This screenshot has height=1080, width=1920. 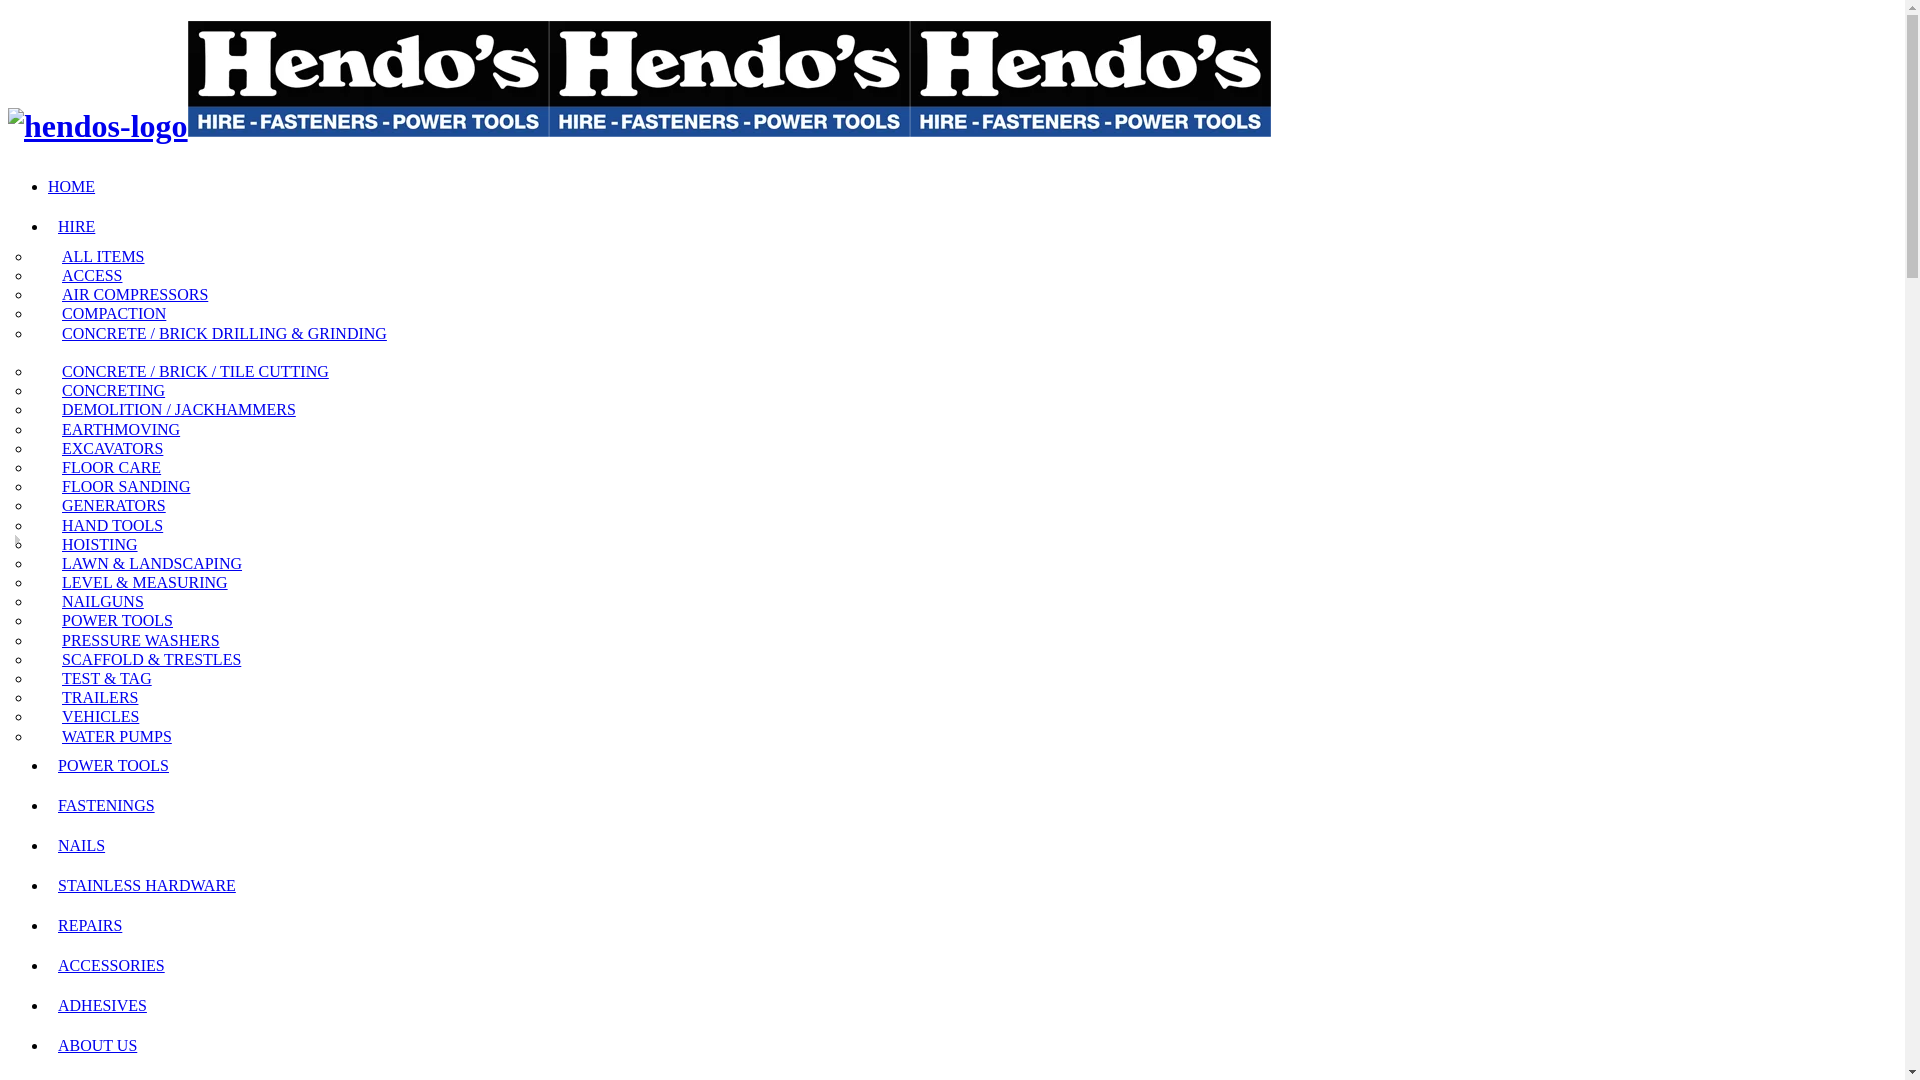 What do you see at coordinates (32, 255) in the screenshot?
I see `'ALL ITEMS'` at bounding box center [32, 255].